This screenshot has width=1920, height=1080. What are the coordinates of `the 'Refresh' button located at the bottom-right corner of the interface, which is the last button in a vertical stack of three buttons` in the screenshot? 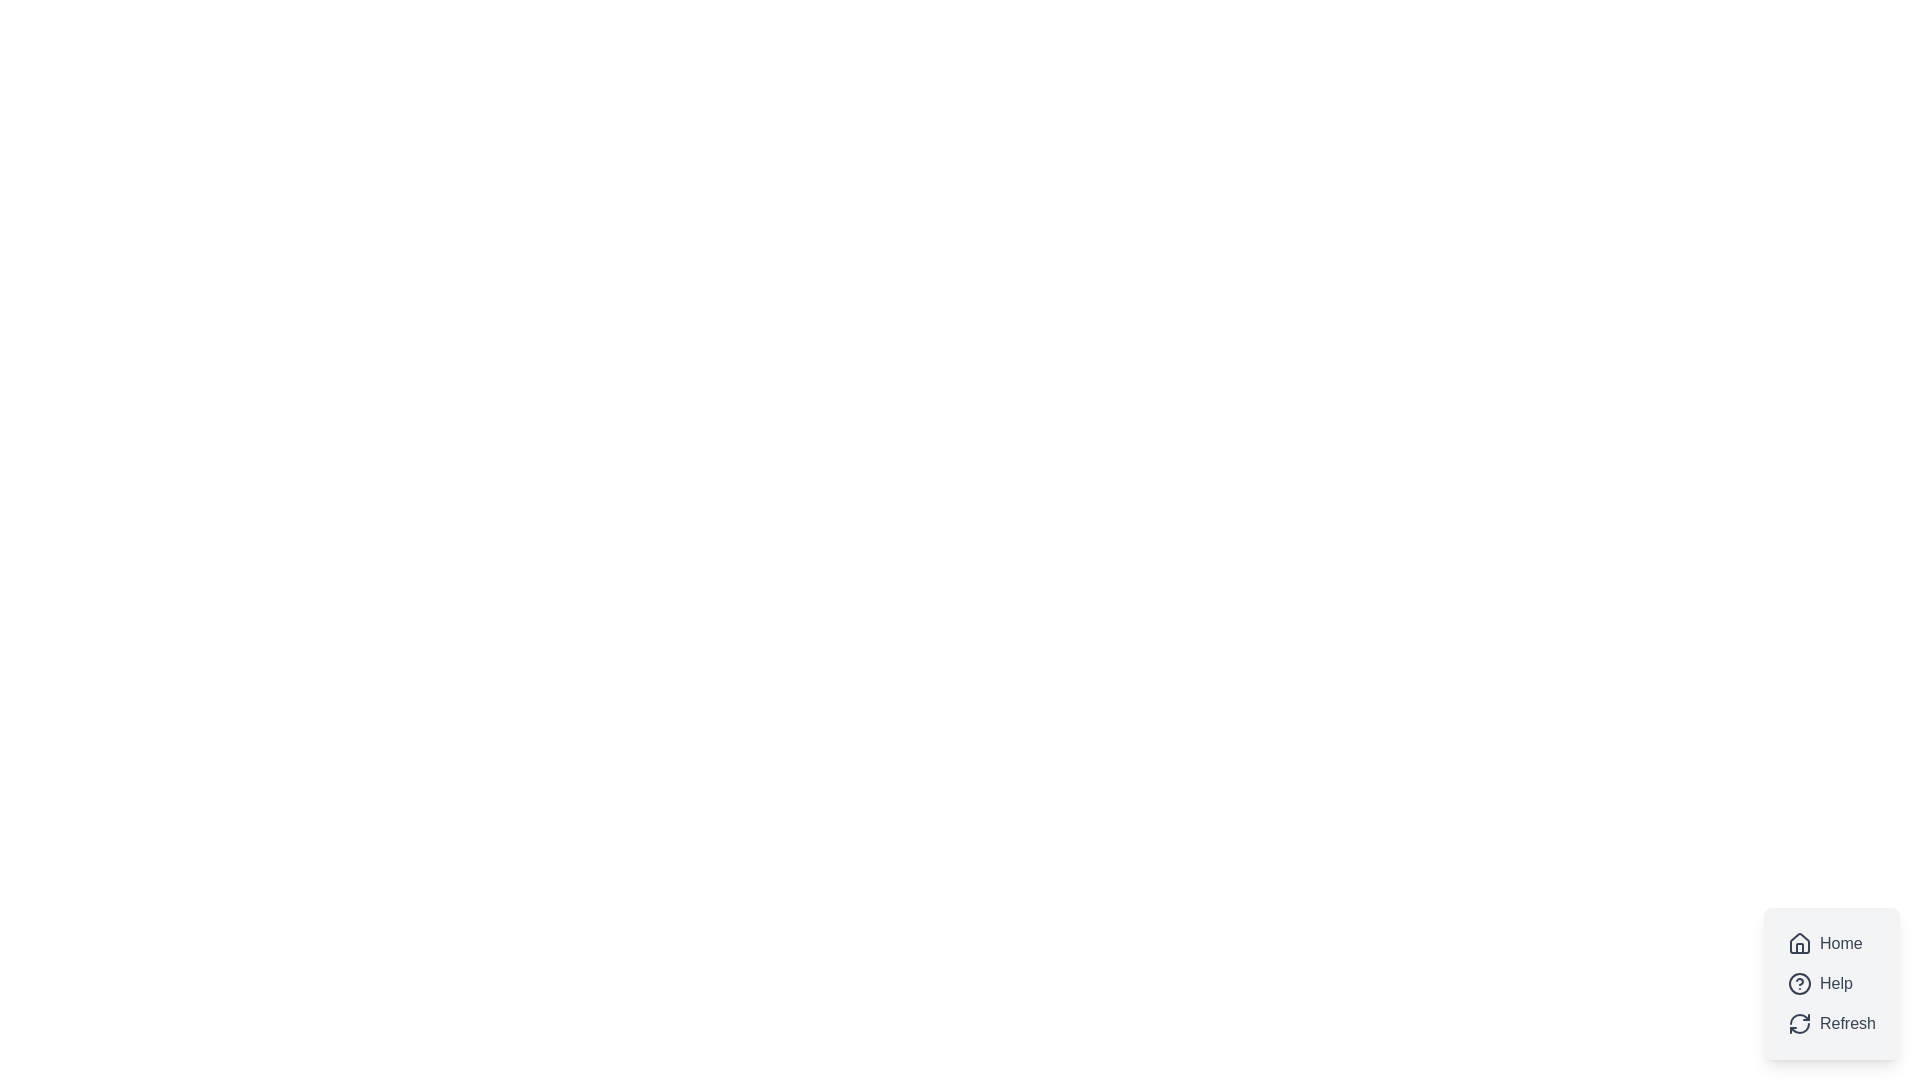 It's located at (1832, 1023).